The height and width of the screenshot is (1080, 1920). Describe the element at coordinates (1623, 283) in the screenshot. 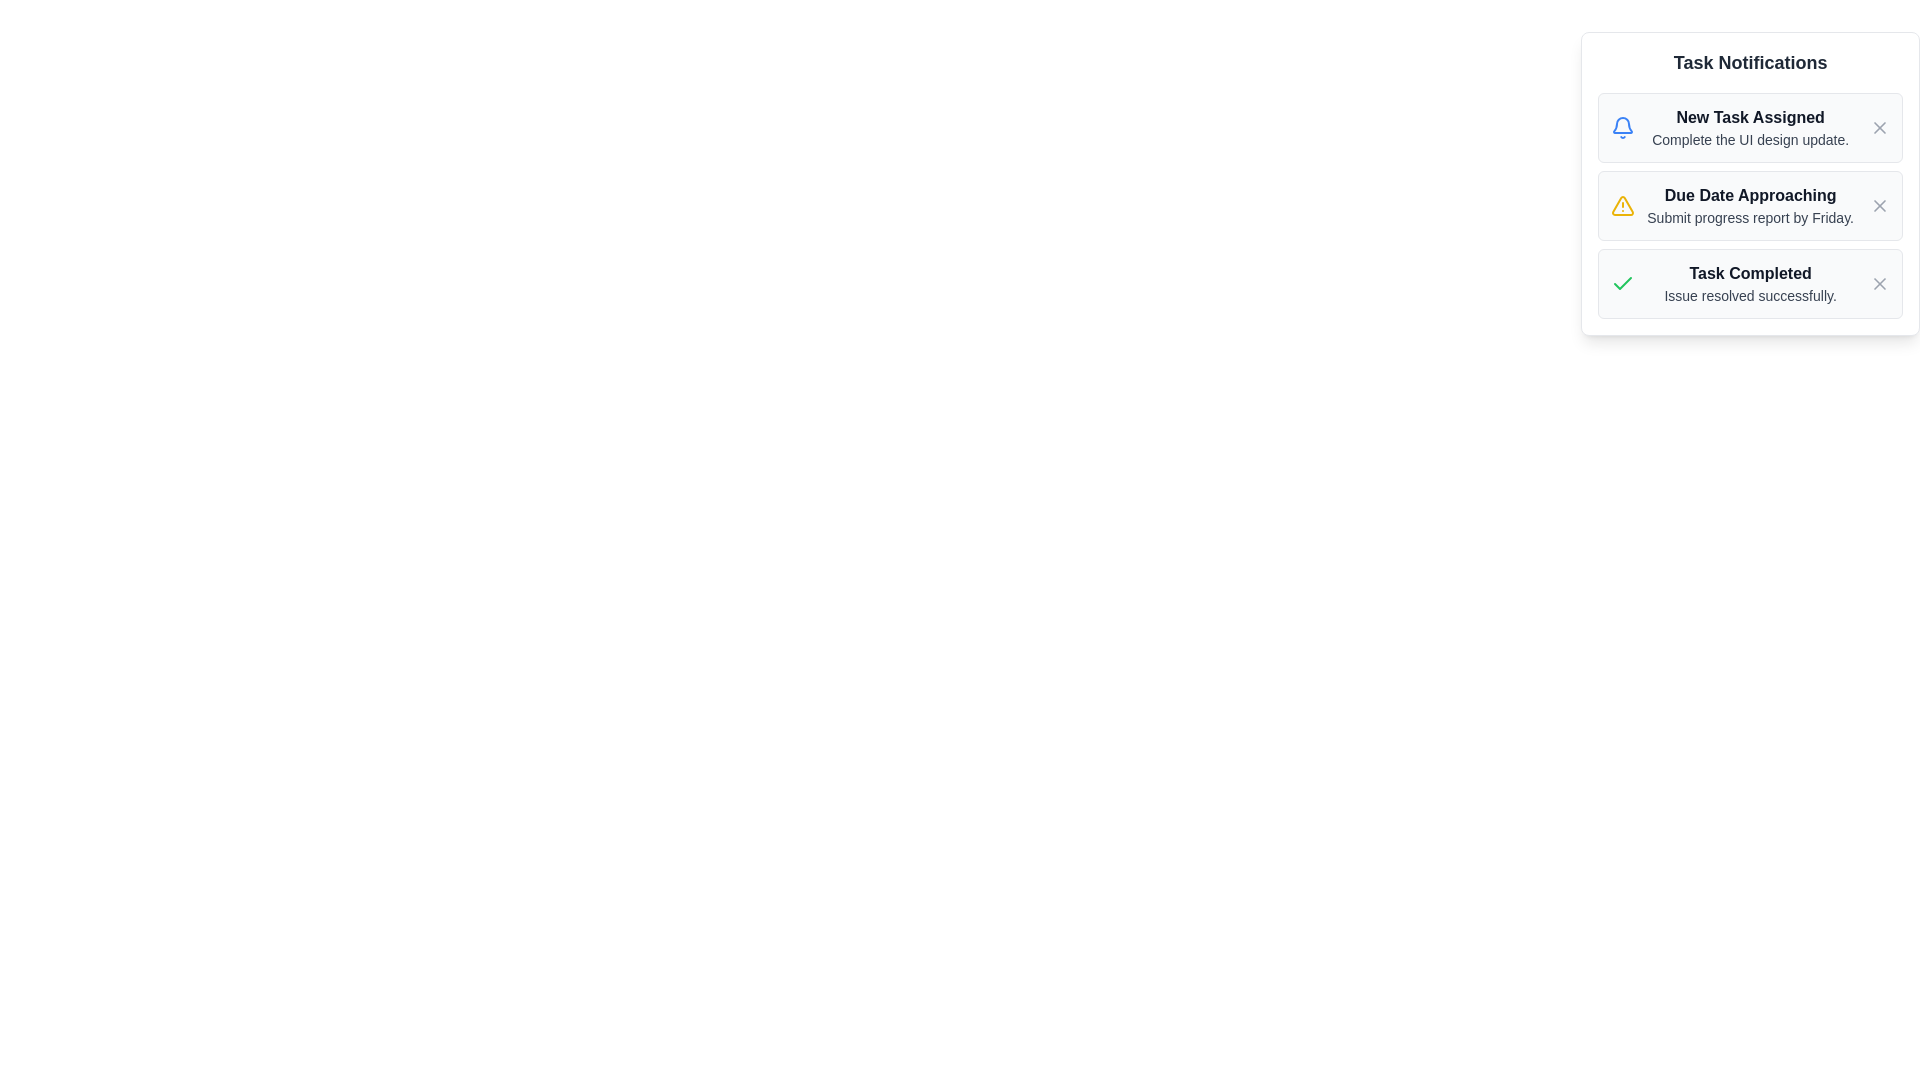

I see `the visual status of the checkmark icon indicating successful completion in the notification panel titled 'Task Completed'` at that location.